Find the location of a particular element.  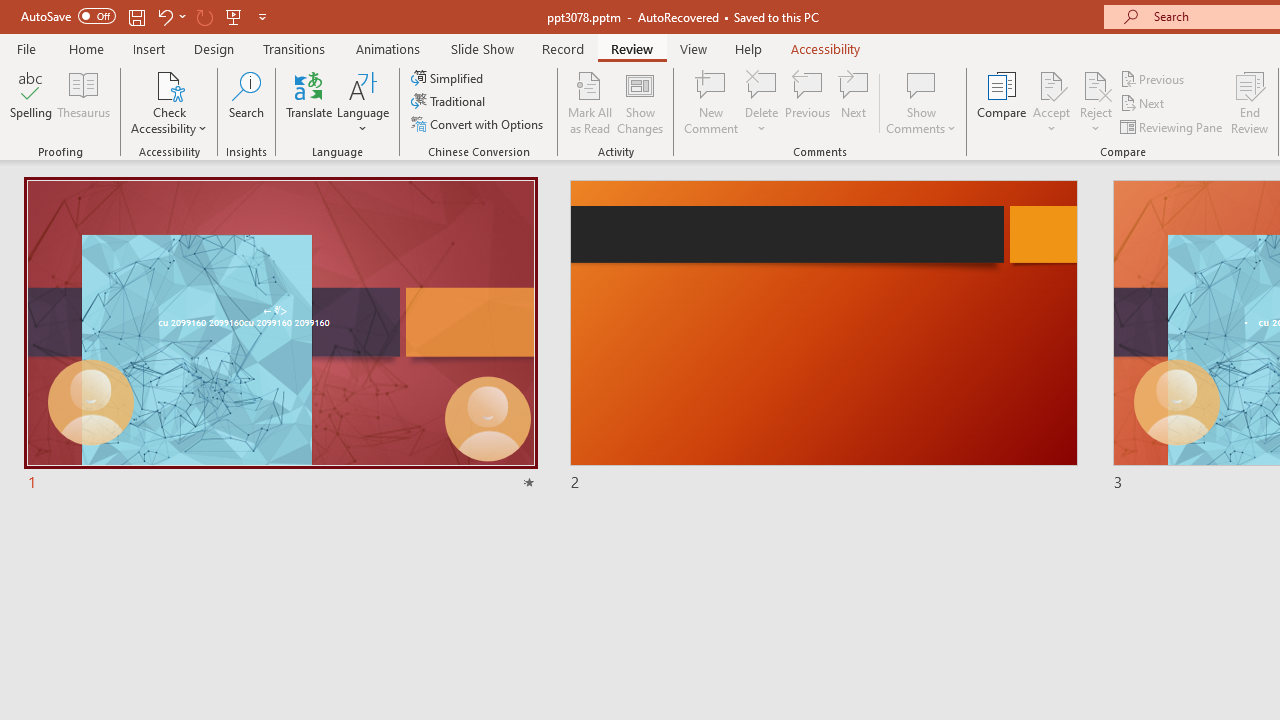

'Simplified' is located at coordinates (448, 77).